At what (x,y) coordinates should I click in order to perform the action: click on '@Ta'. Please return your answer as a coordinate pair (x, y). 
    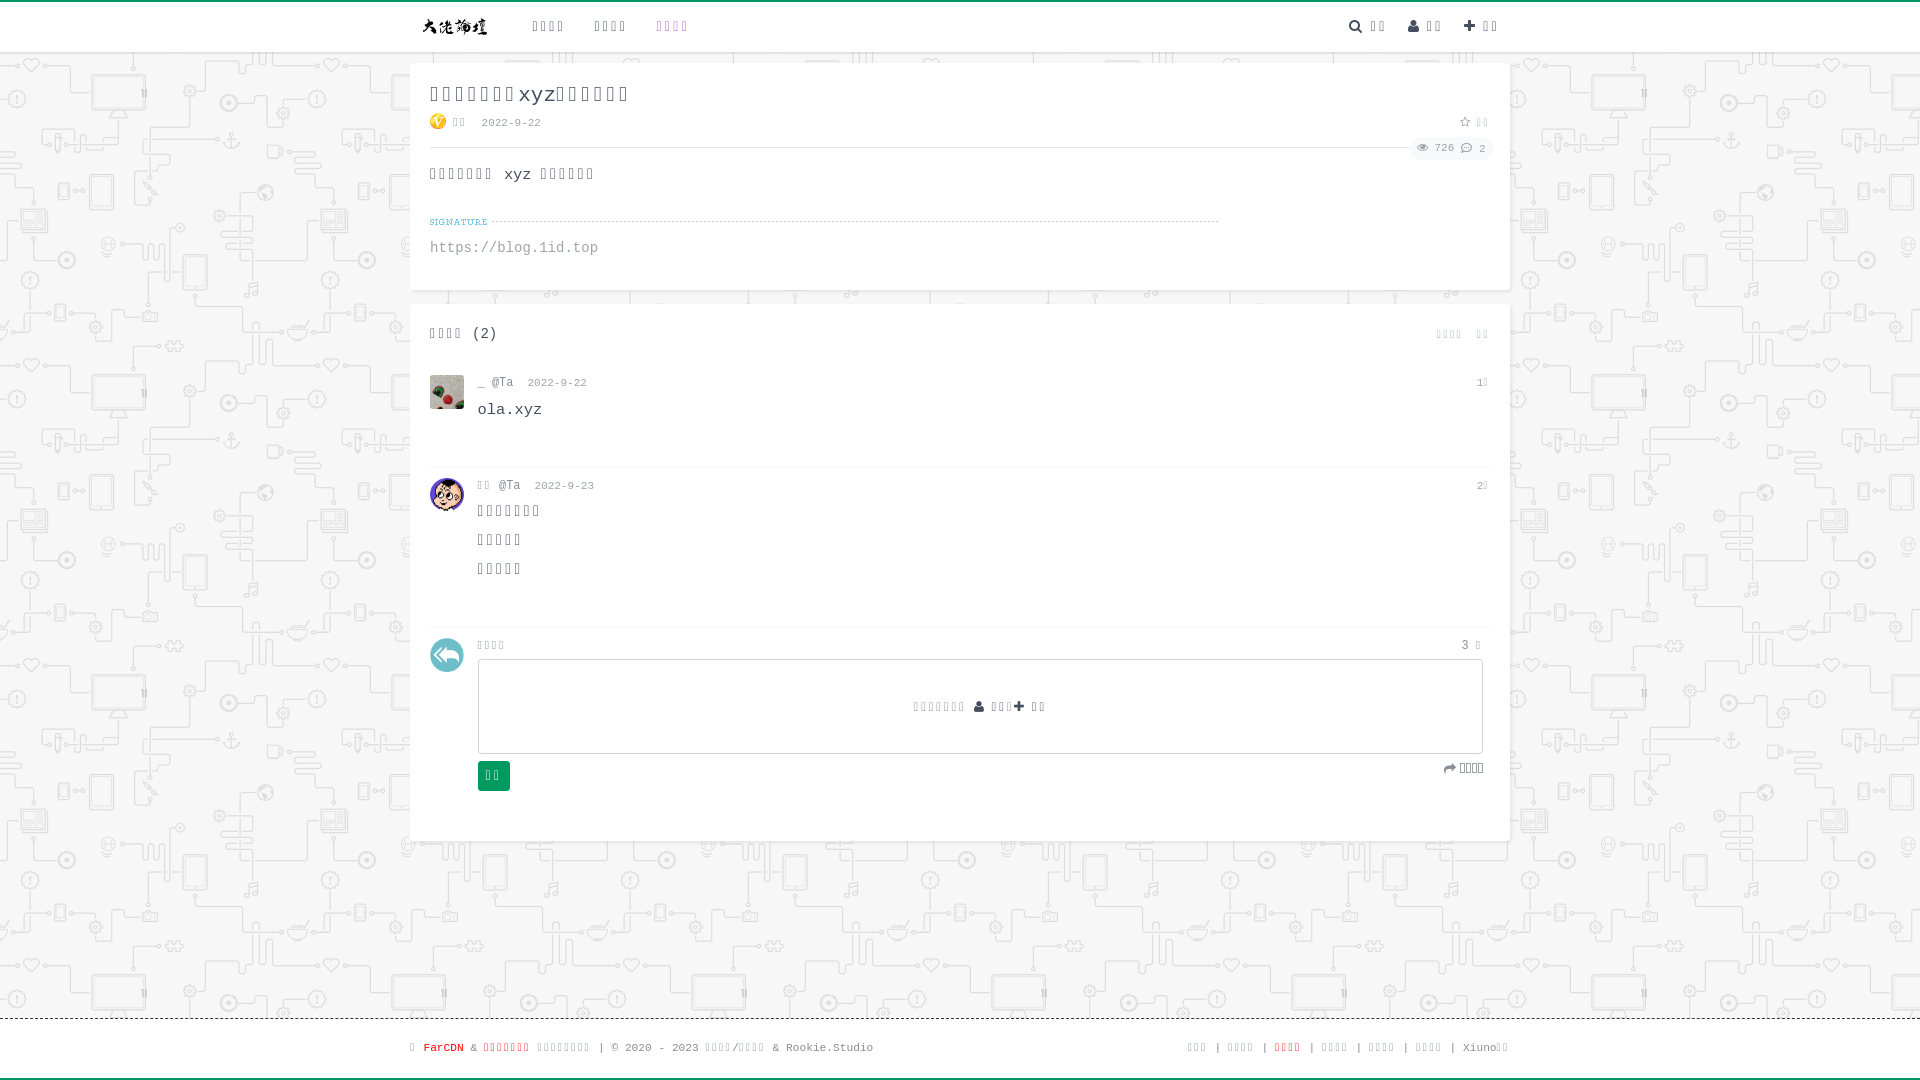
    Looking at the image, I should click on (499, 486).